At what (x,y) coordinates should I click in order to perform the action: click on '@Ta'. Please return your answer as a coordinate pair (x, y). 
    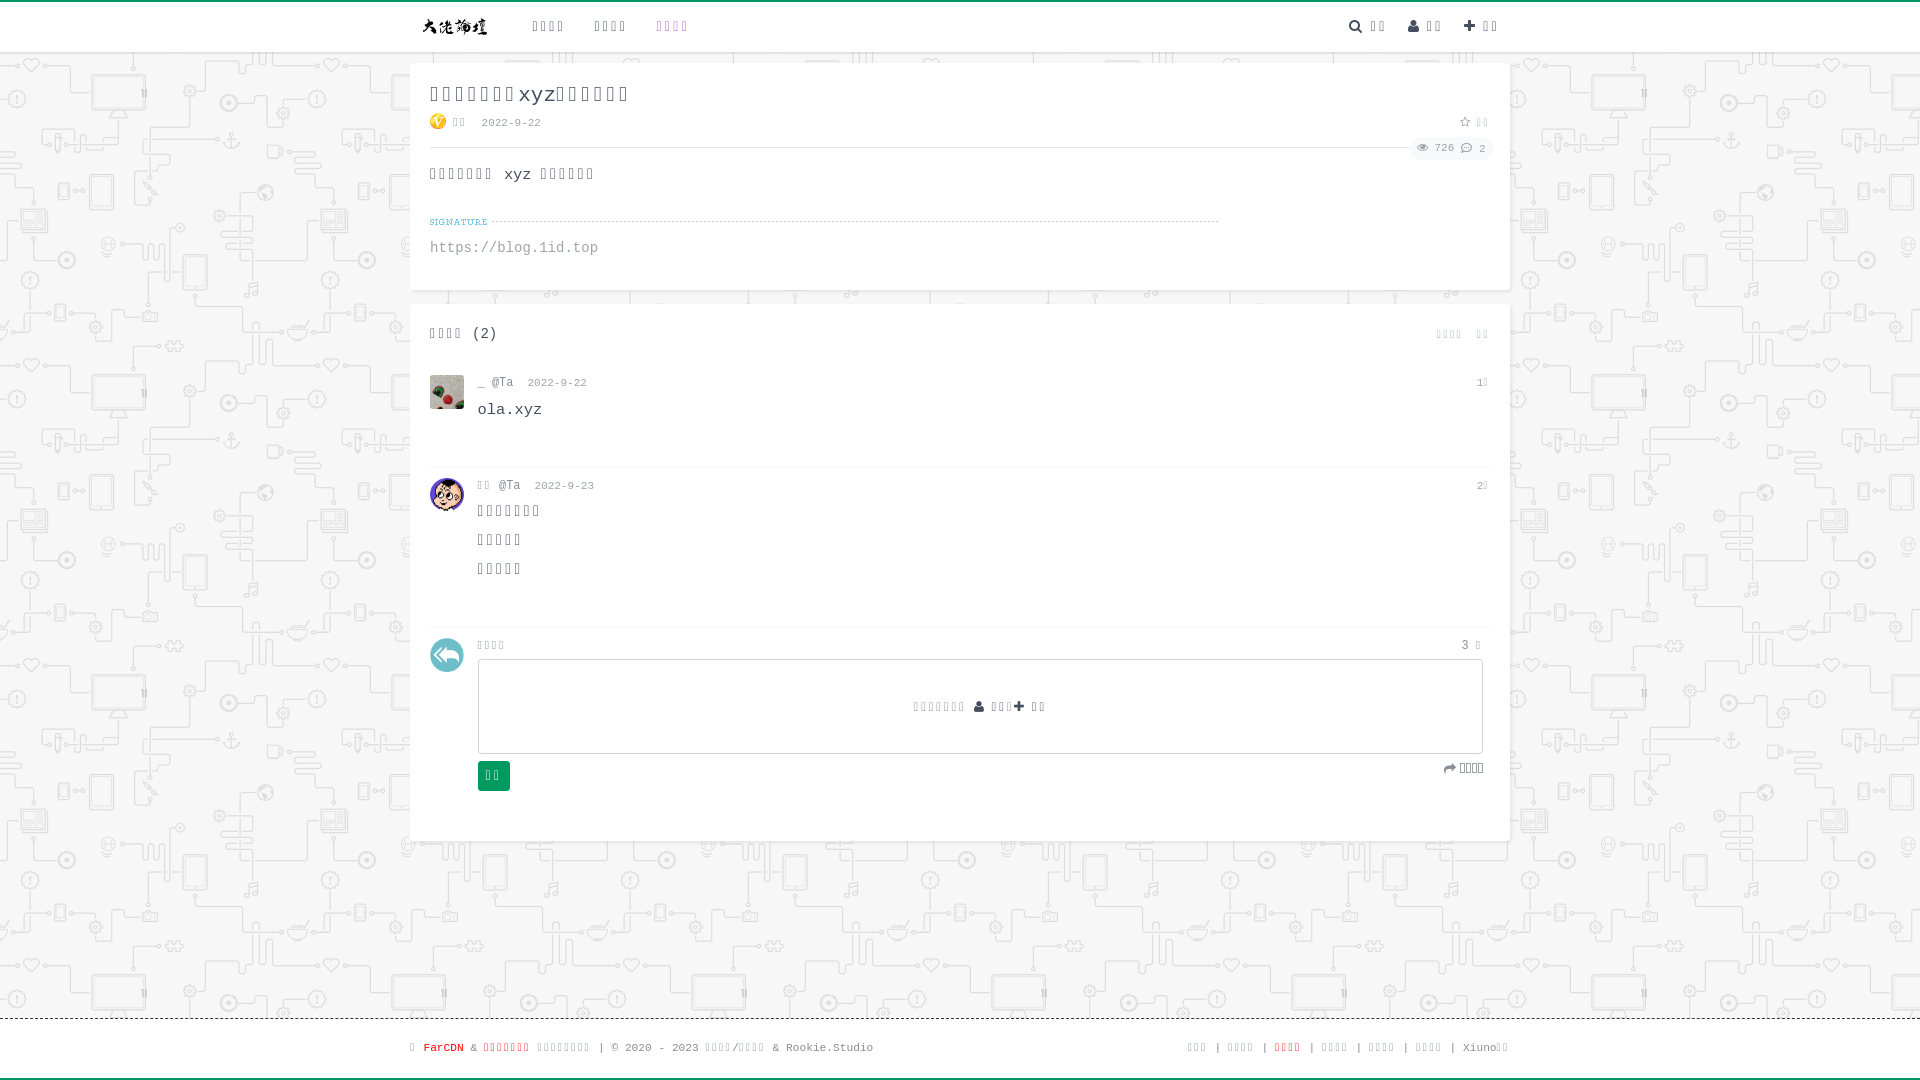
    Looking at the image, I should click on (499, 486).